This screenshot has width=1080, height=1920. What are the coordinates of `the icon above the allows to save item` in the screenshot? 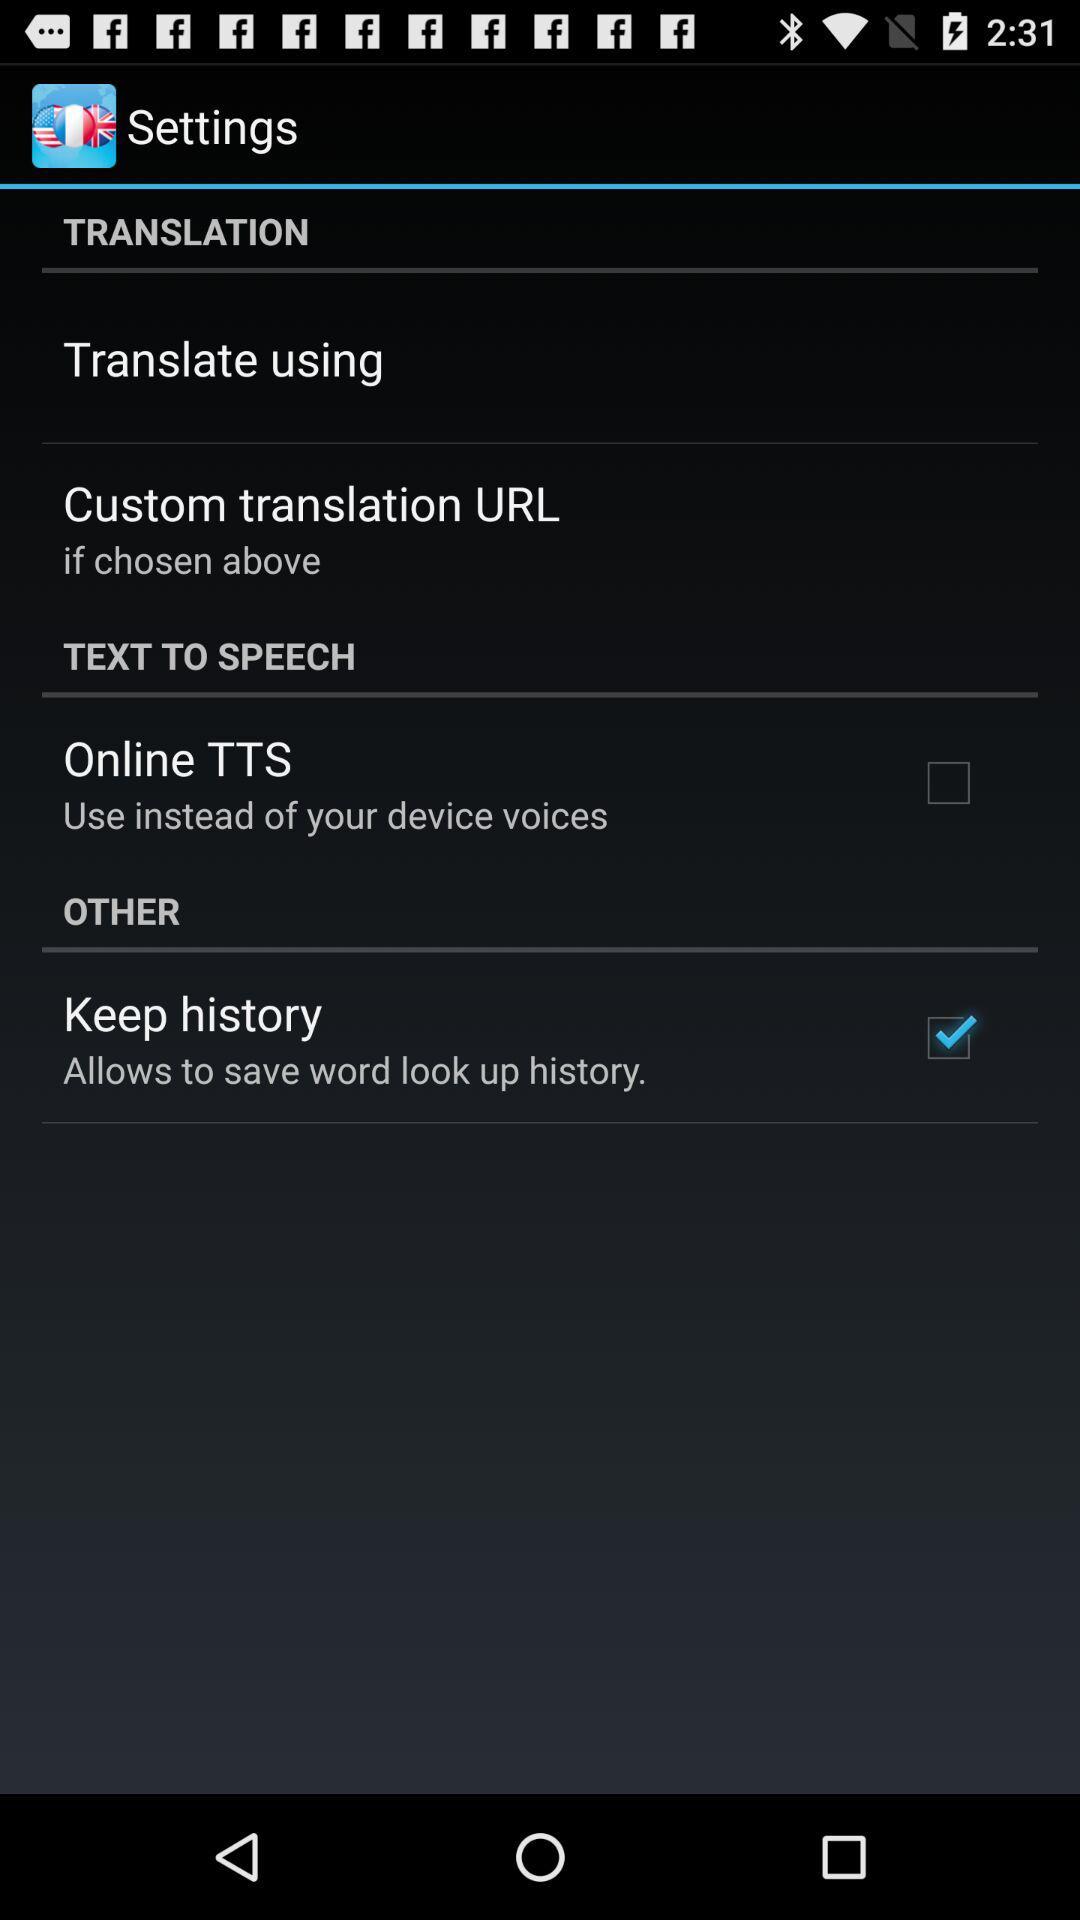 It's located at (192, 1012).